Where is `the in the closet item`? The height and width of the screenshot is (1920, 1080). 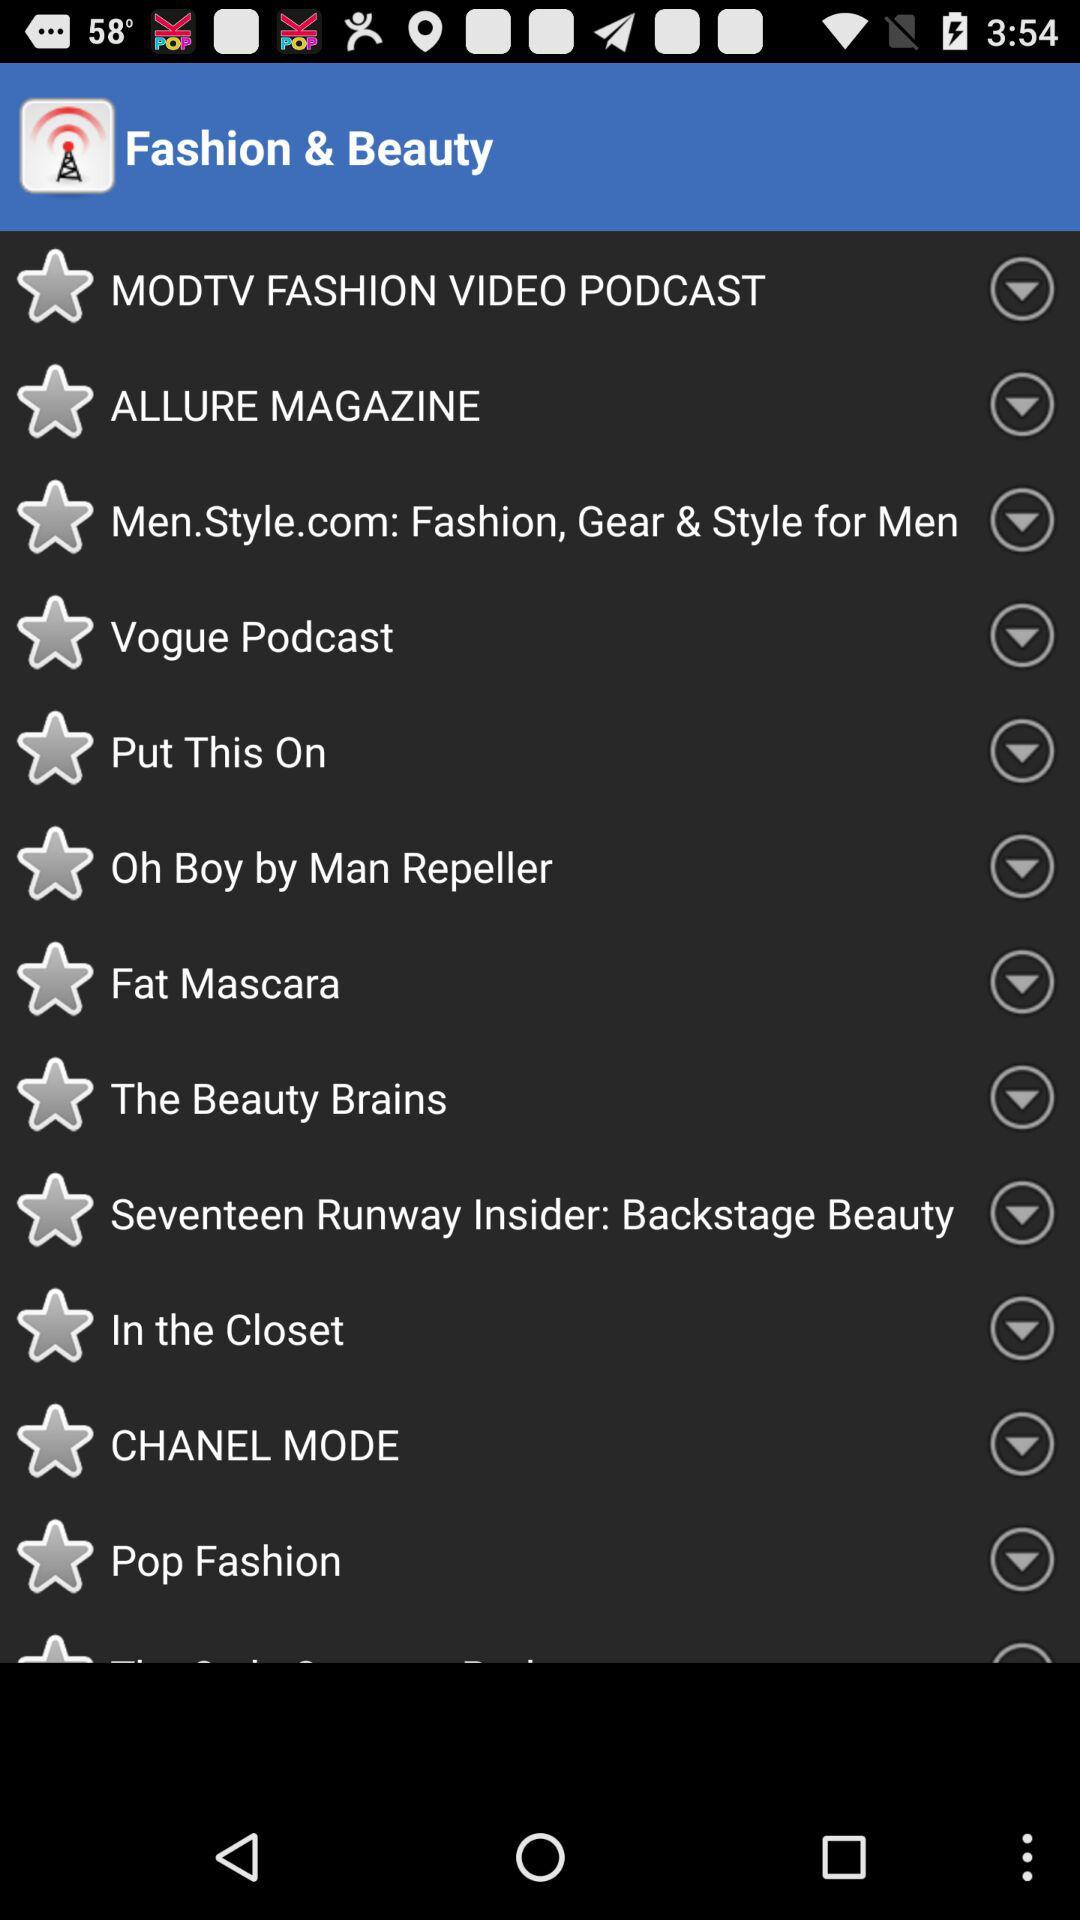 the in the closet item is located at coordinates (536, 1328).